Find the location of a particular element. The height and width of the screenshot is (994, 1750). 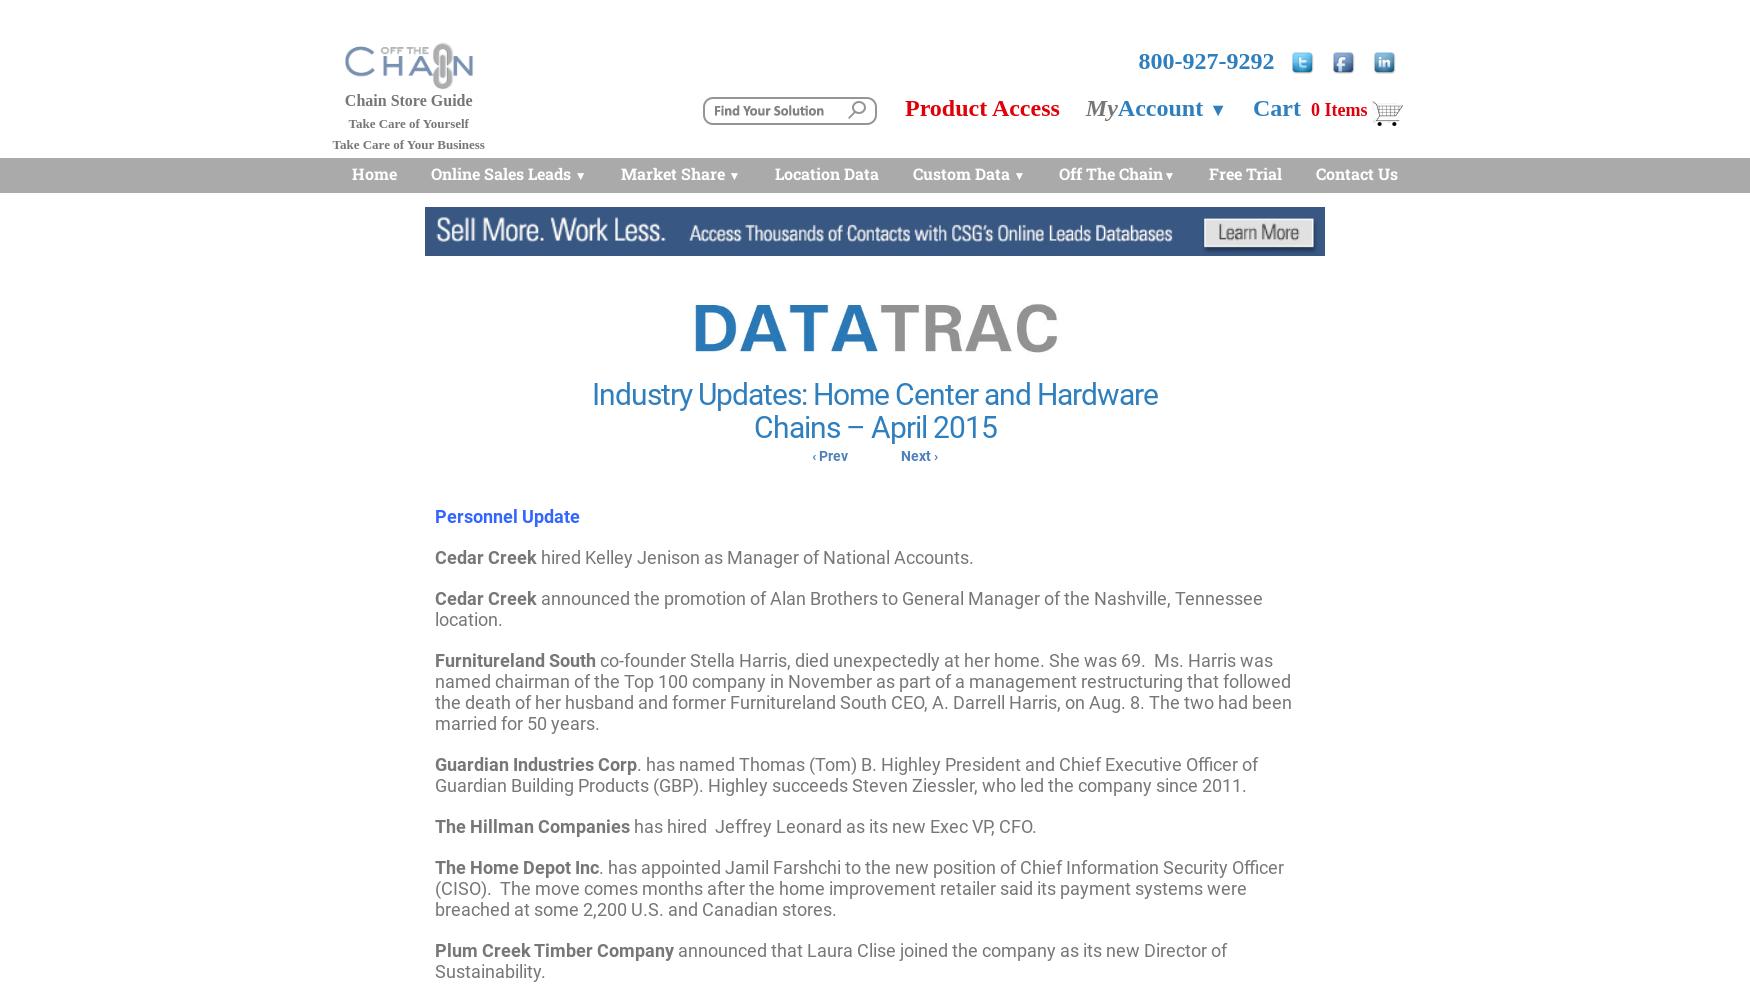

'co-founder Stella Harris, died unexpectedly at her home. She was 69.  Ms. Harris was named chairman of the Top 100 company in November as part of a management restructuring that followed the death of her husband and former Furnitureland South CEO, A. Darrell Harris, on Aug. 8. The two had been married for 50 years.' is located at coordinates (863, 690).